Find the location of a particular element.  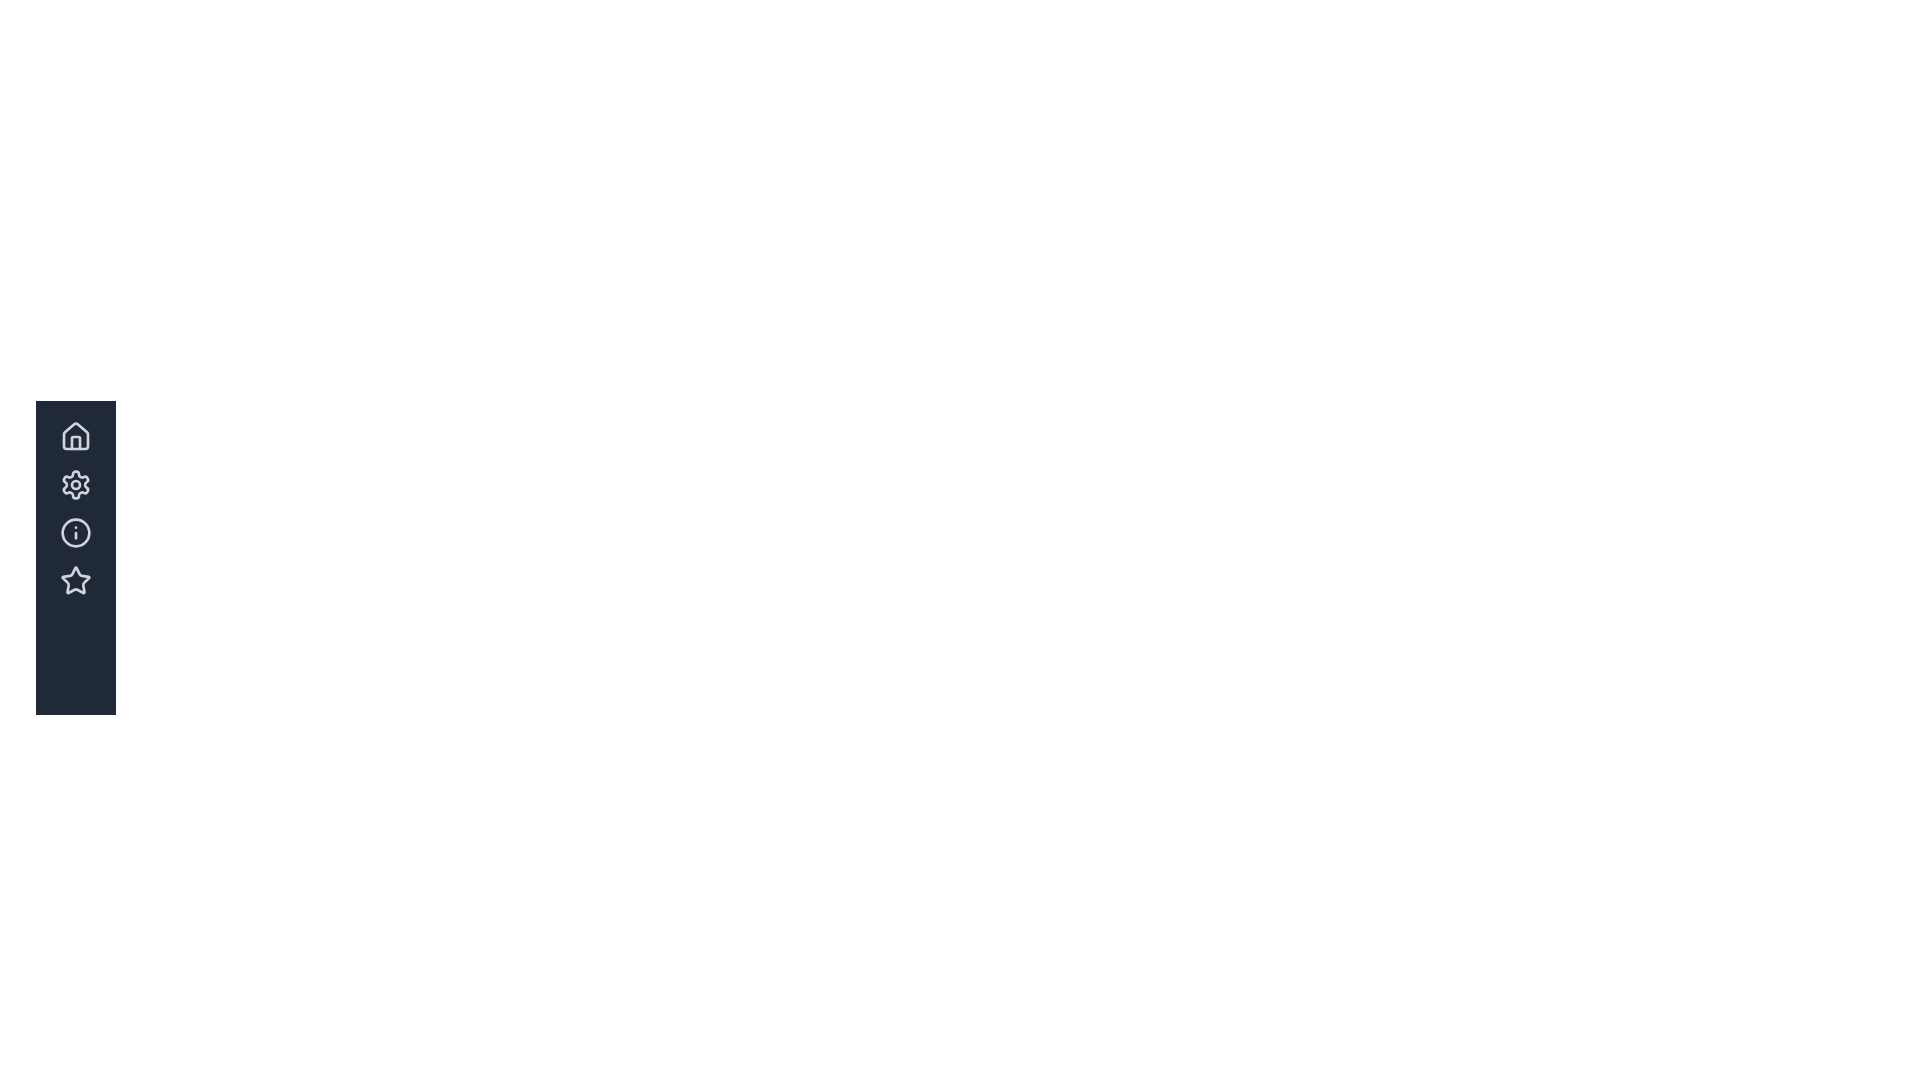

the gear icon located in the vertical navigation menu is located at coordinates (76, 485).